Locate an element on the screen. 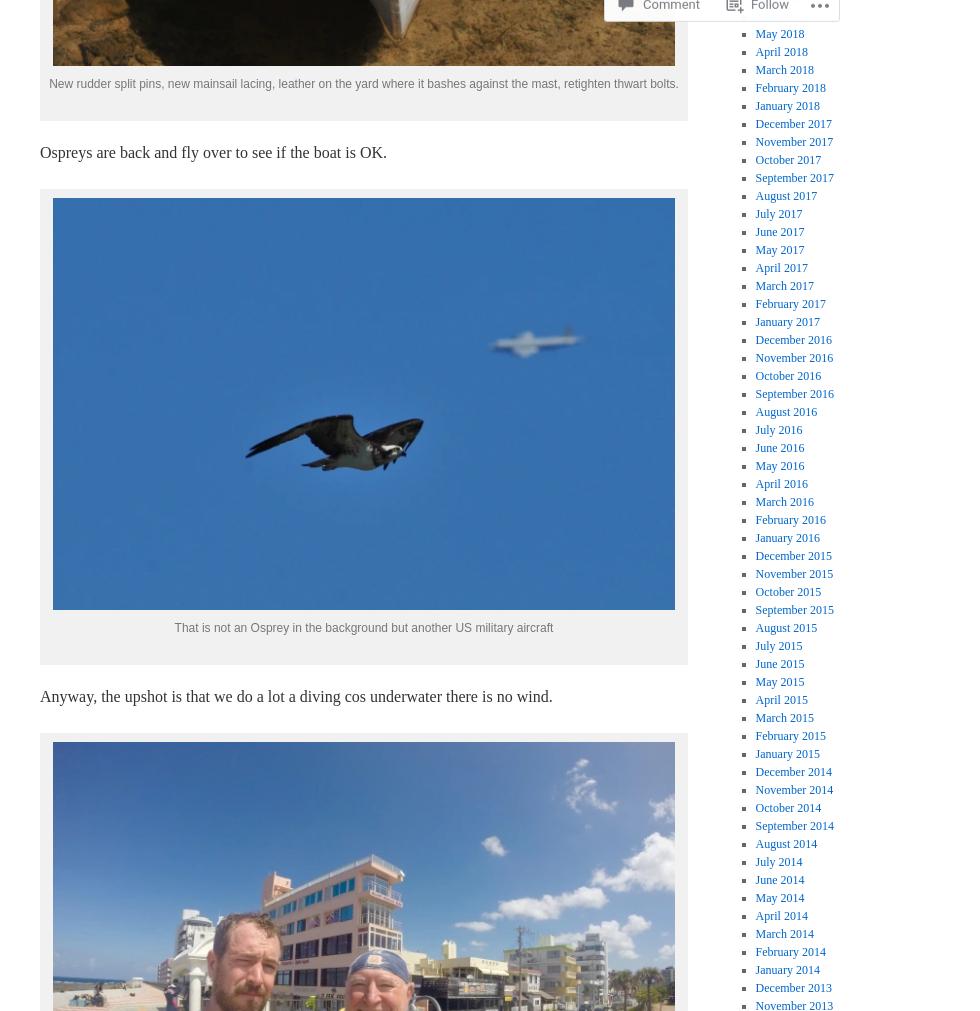 This screenshot has width=980, height=1011. 'December 2016' is located at coordinates (793, 337).